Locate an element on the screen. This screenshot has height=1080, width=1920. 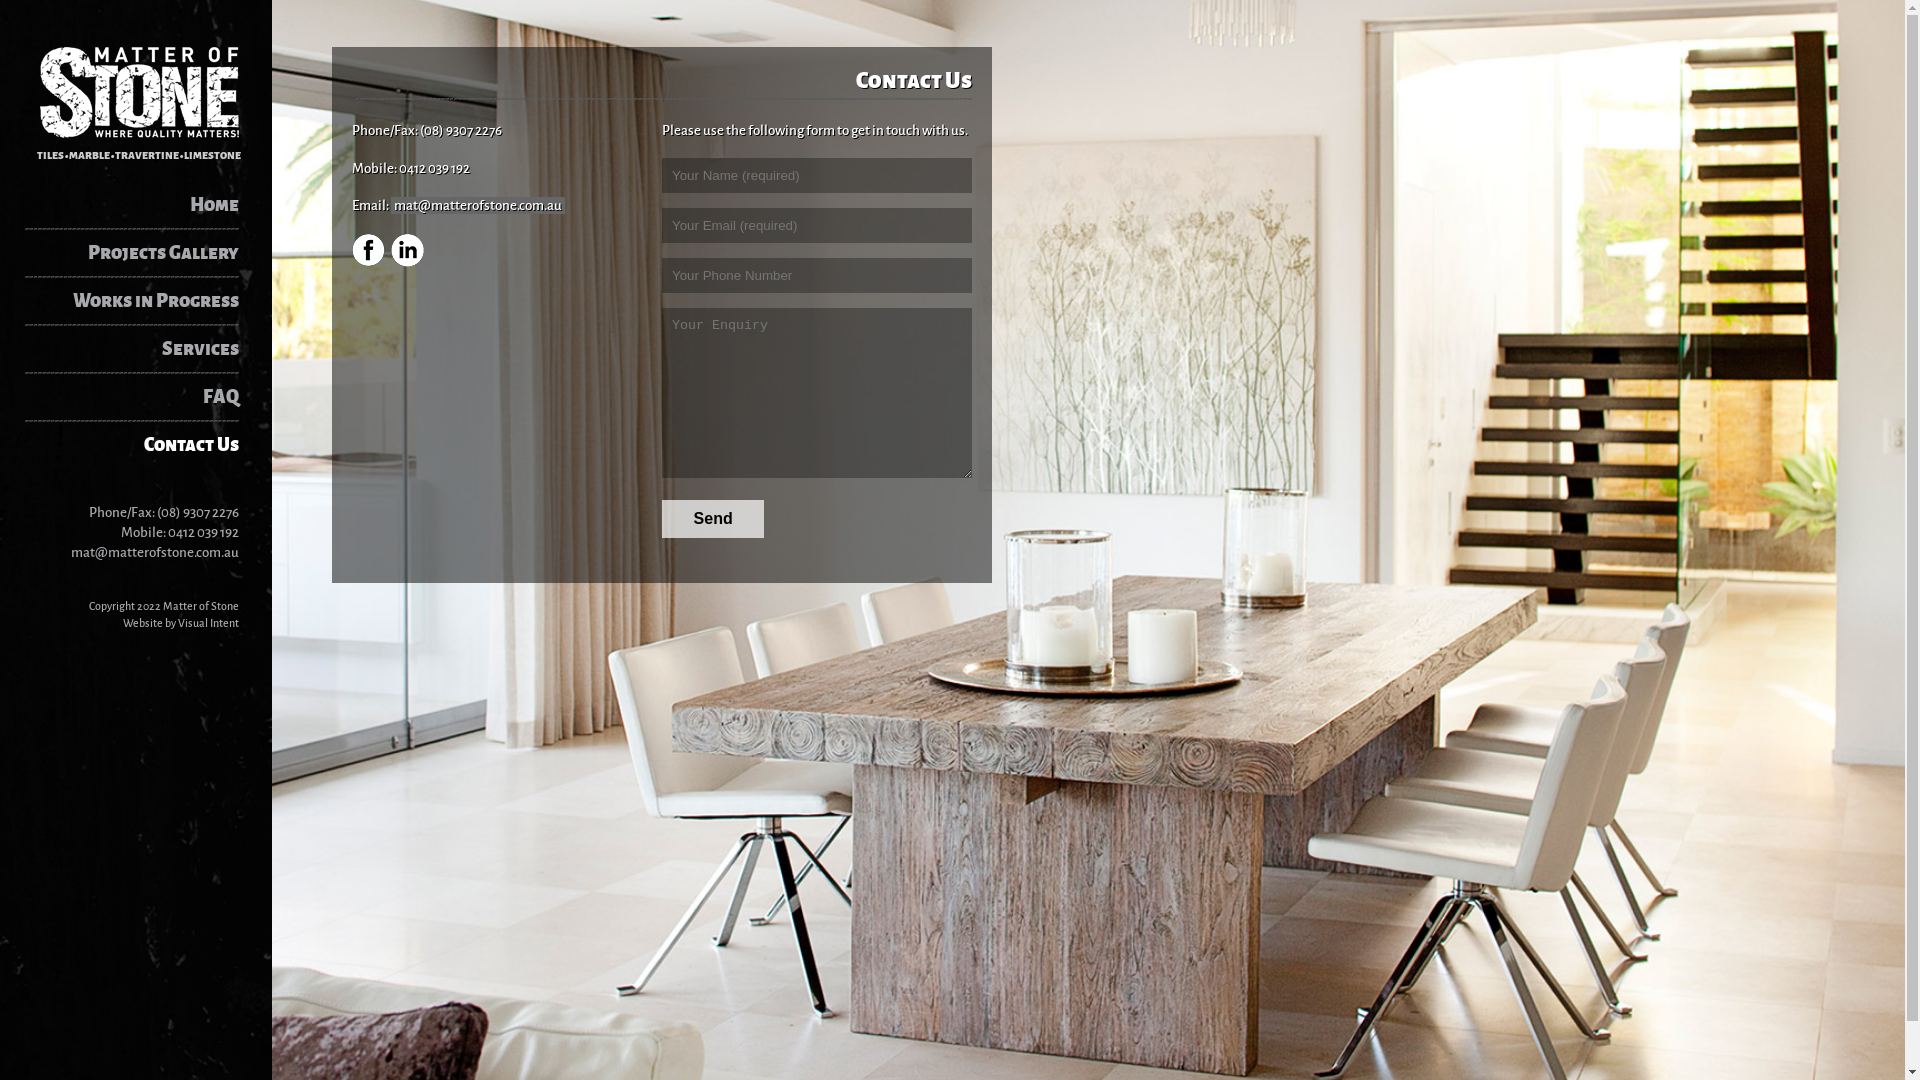
'Contact Us' is located at coordinates (142, 443).